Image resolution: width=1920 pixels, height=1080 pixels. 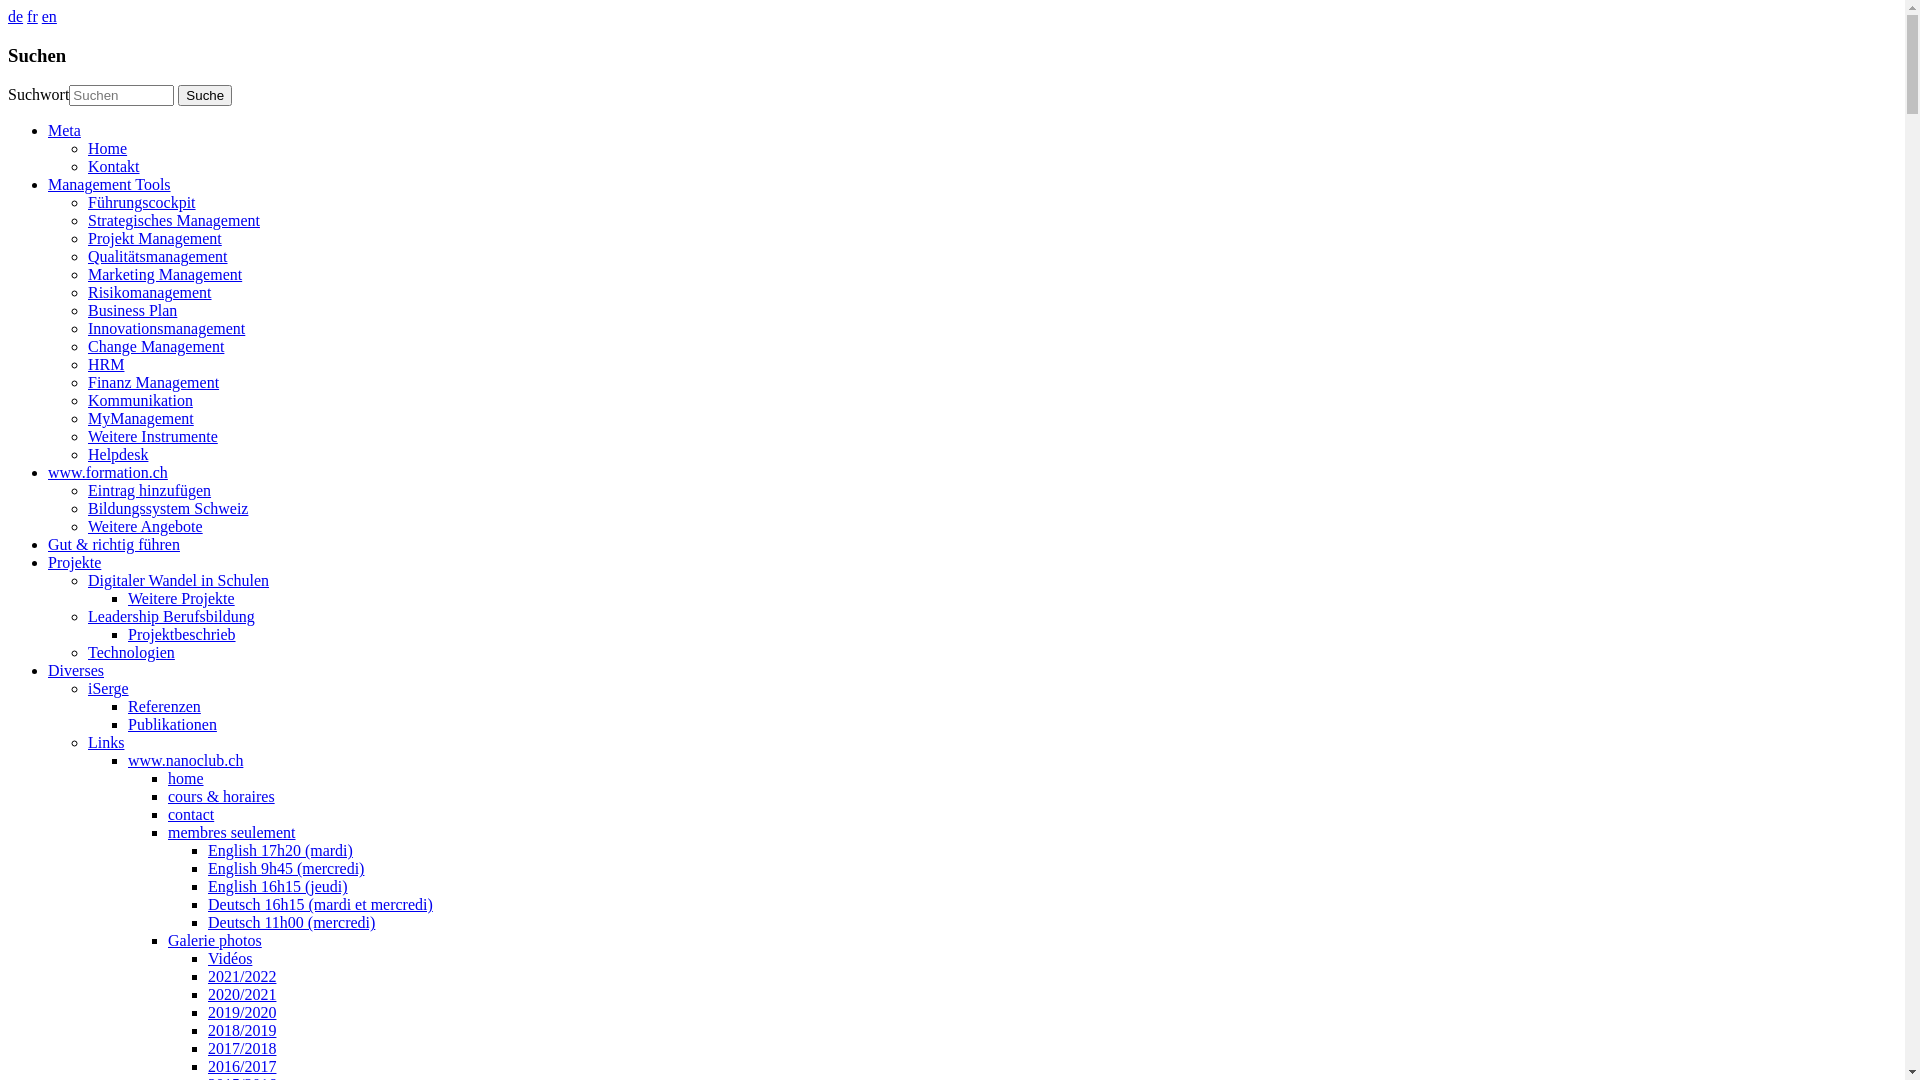 What do you see at coordinates (131, 310) in the screenshot?
I see `'Business Plan'` at bounding box center [131, 310].